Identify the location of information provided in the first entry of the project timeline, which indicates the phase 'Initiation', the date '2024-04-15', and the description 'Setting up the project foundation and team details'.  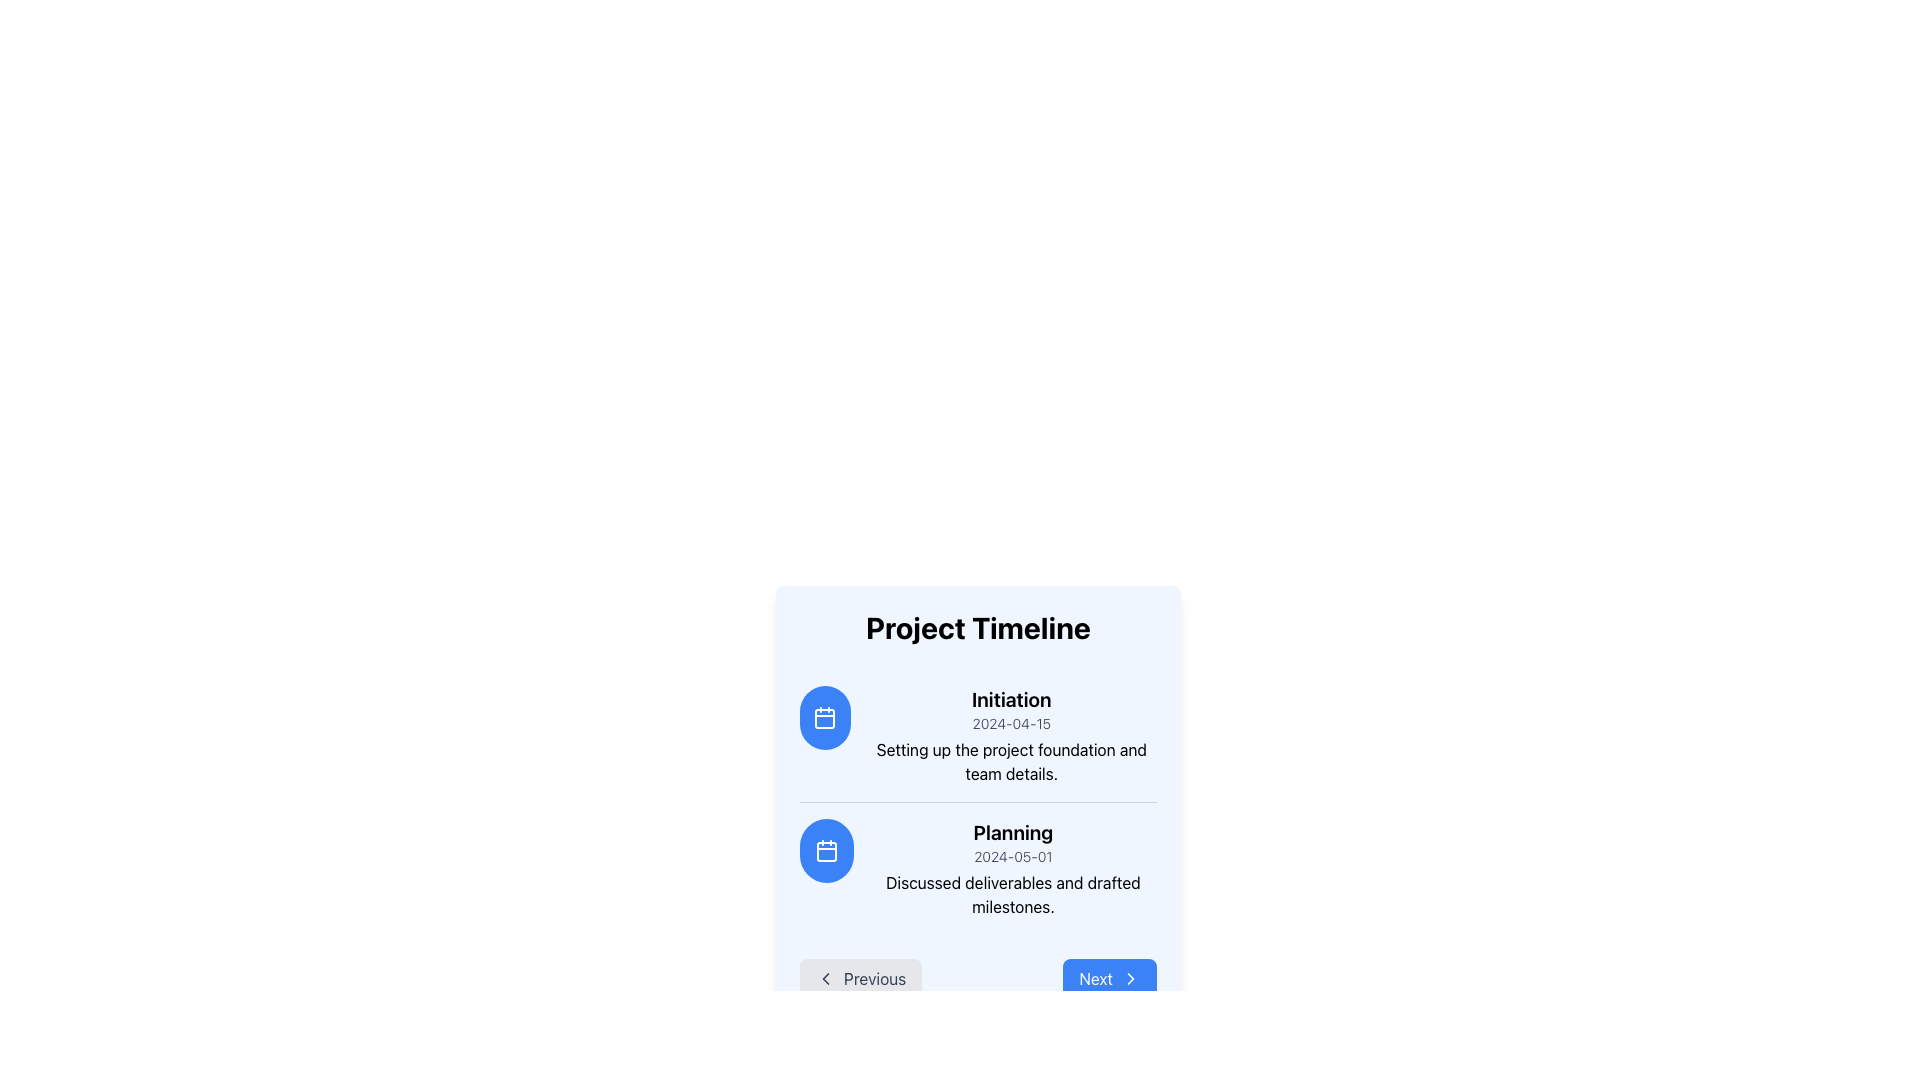
(978, 736).